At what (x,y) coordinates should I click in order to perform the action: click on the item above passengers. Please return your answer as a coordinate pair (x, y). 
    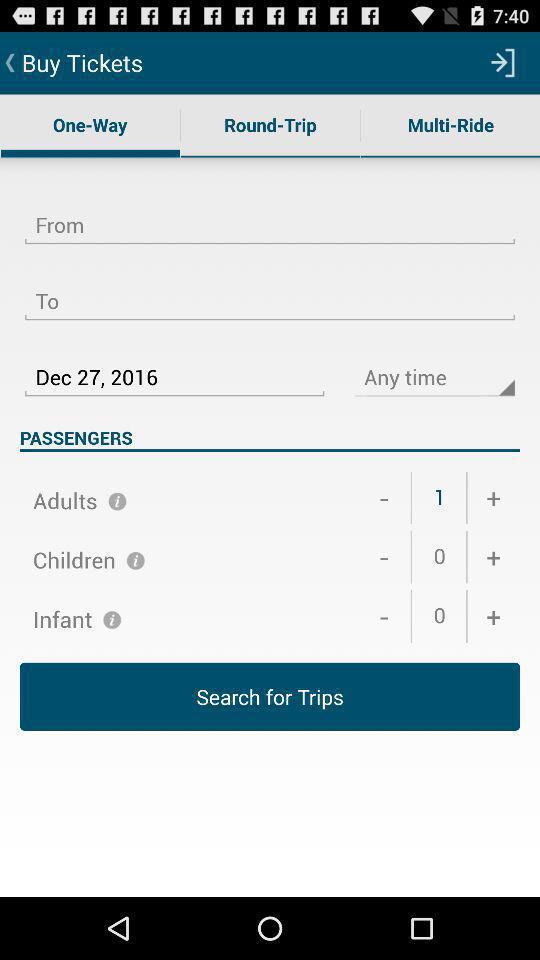
    Looking at the image, I should click on (174, 364).